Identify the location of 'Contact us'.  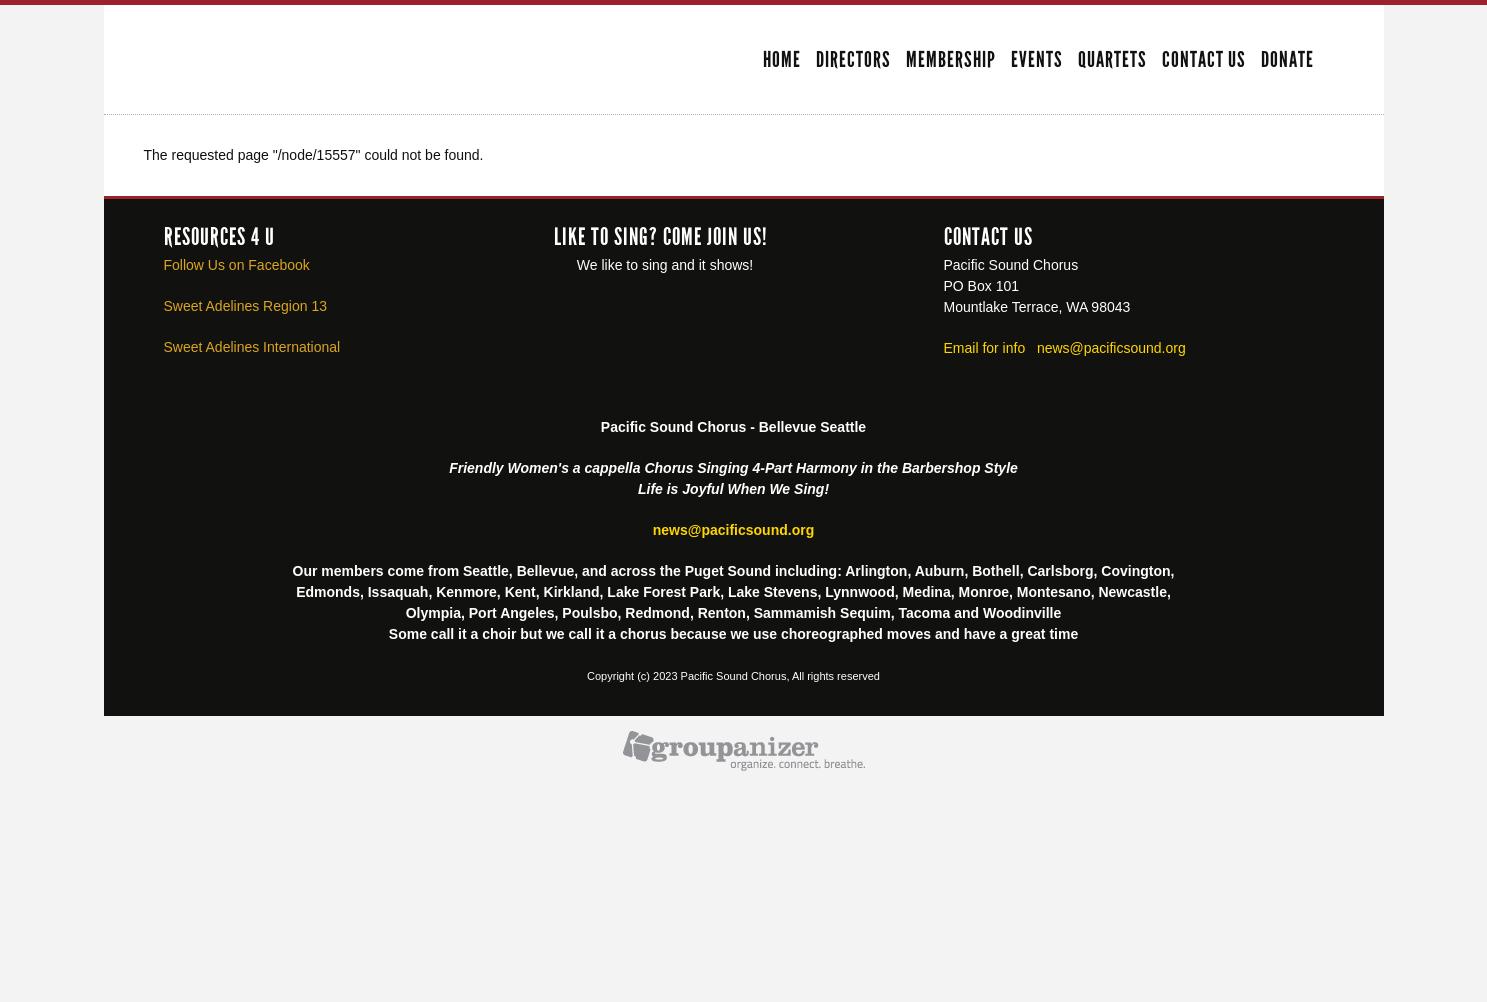
(987, 235).